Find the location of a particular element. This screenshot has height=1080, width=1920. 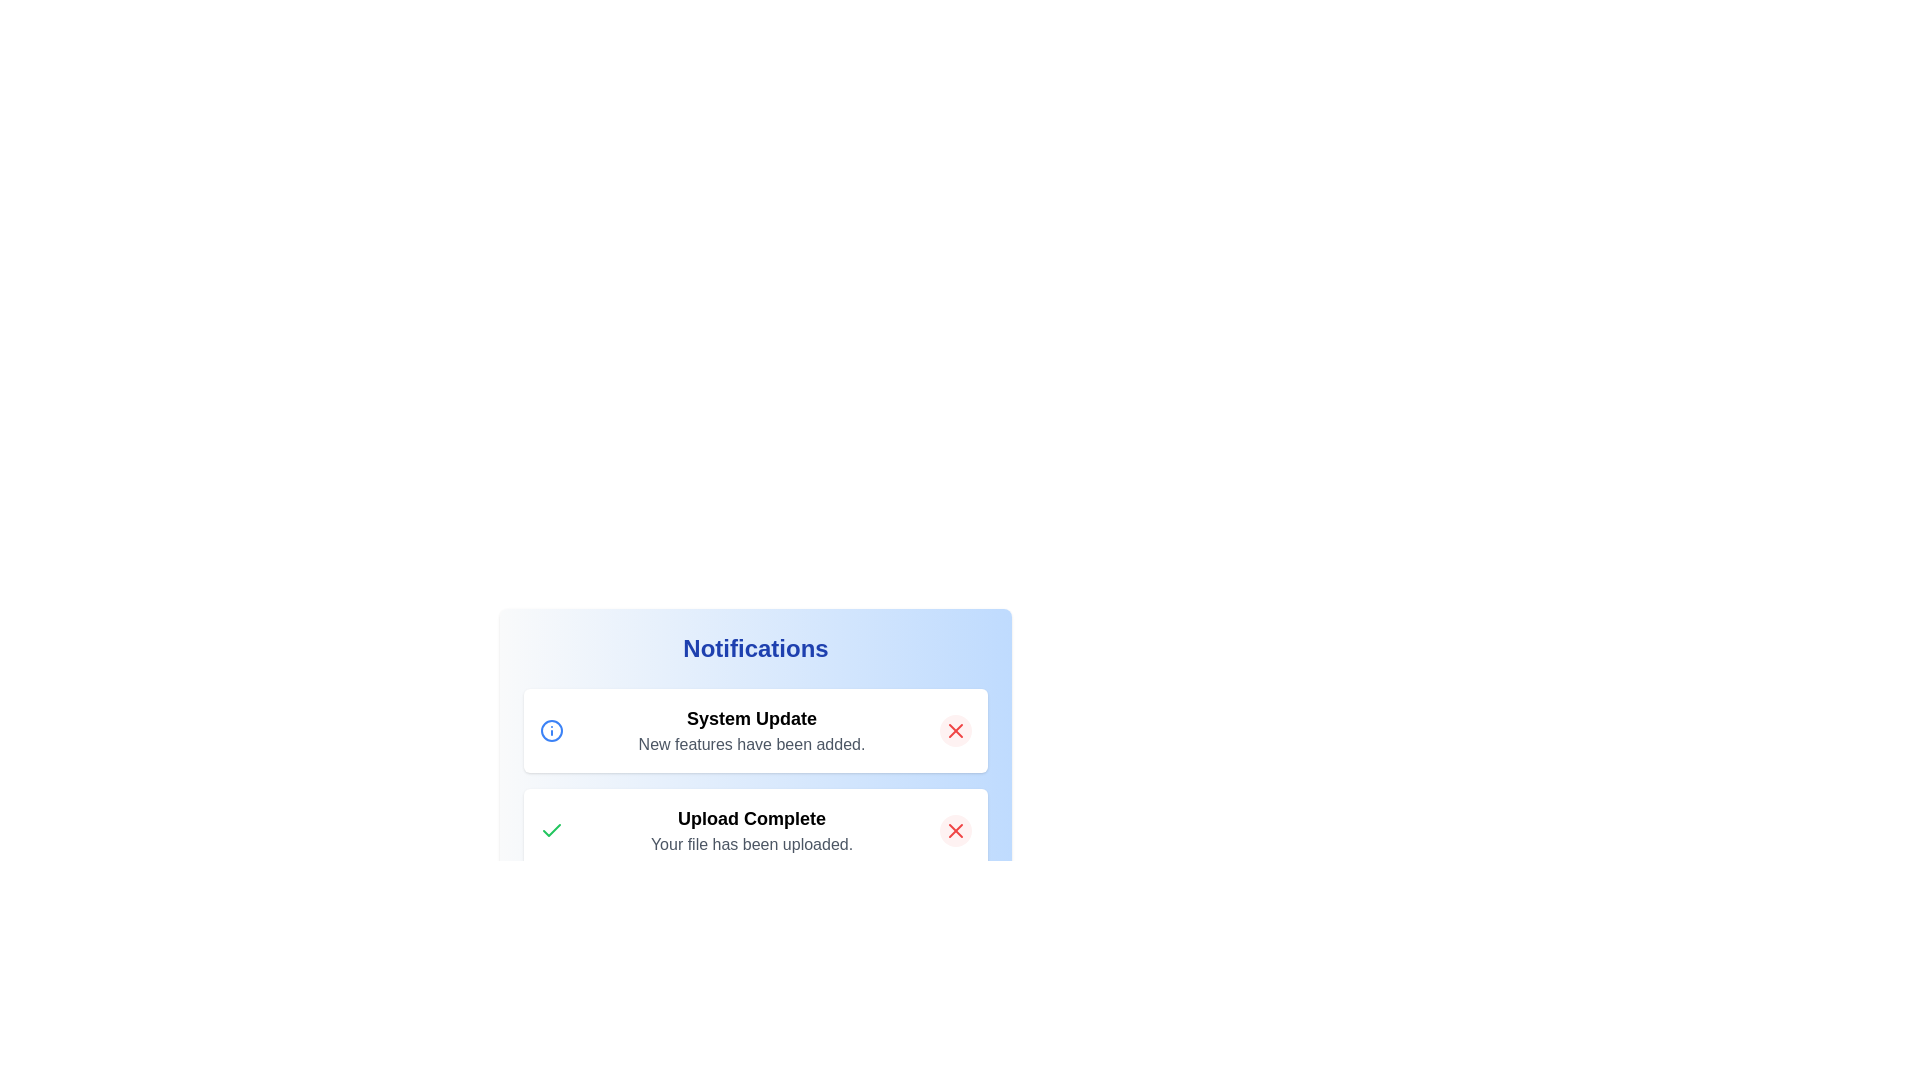

the static text label displaying 'System Update', which is bold and larger than surrounding text, located in the upper section of the notifications interface is located at coordinates (751, 717).